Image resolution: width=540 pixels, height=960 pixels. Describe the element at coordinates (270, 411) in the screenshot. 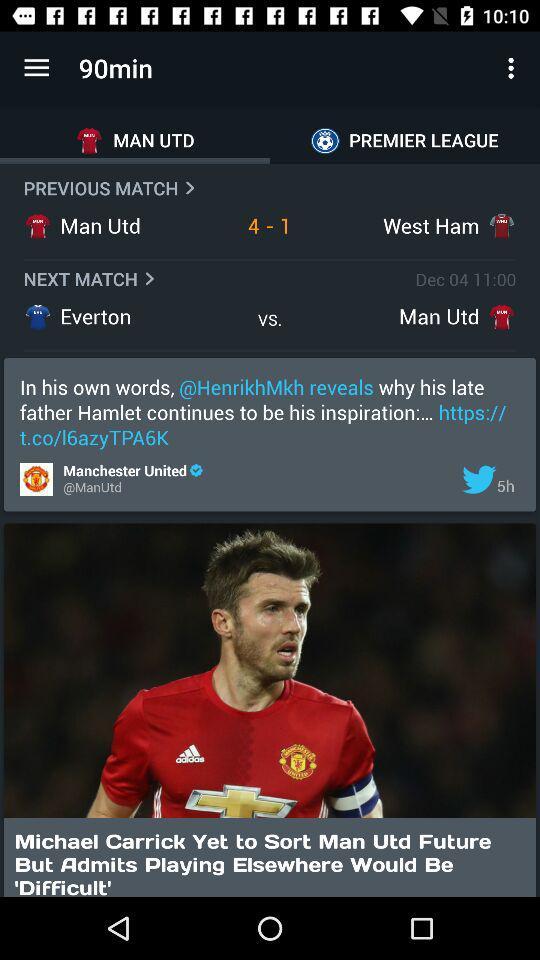

I see `the in his own icon` at that location.